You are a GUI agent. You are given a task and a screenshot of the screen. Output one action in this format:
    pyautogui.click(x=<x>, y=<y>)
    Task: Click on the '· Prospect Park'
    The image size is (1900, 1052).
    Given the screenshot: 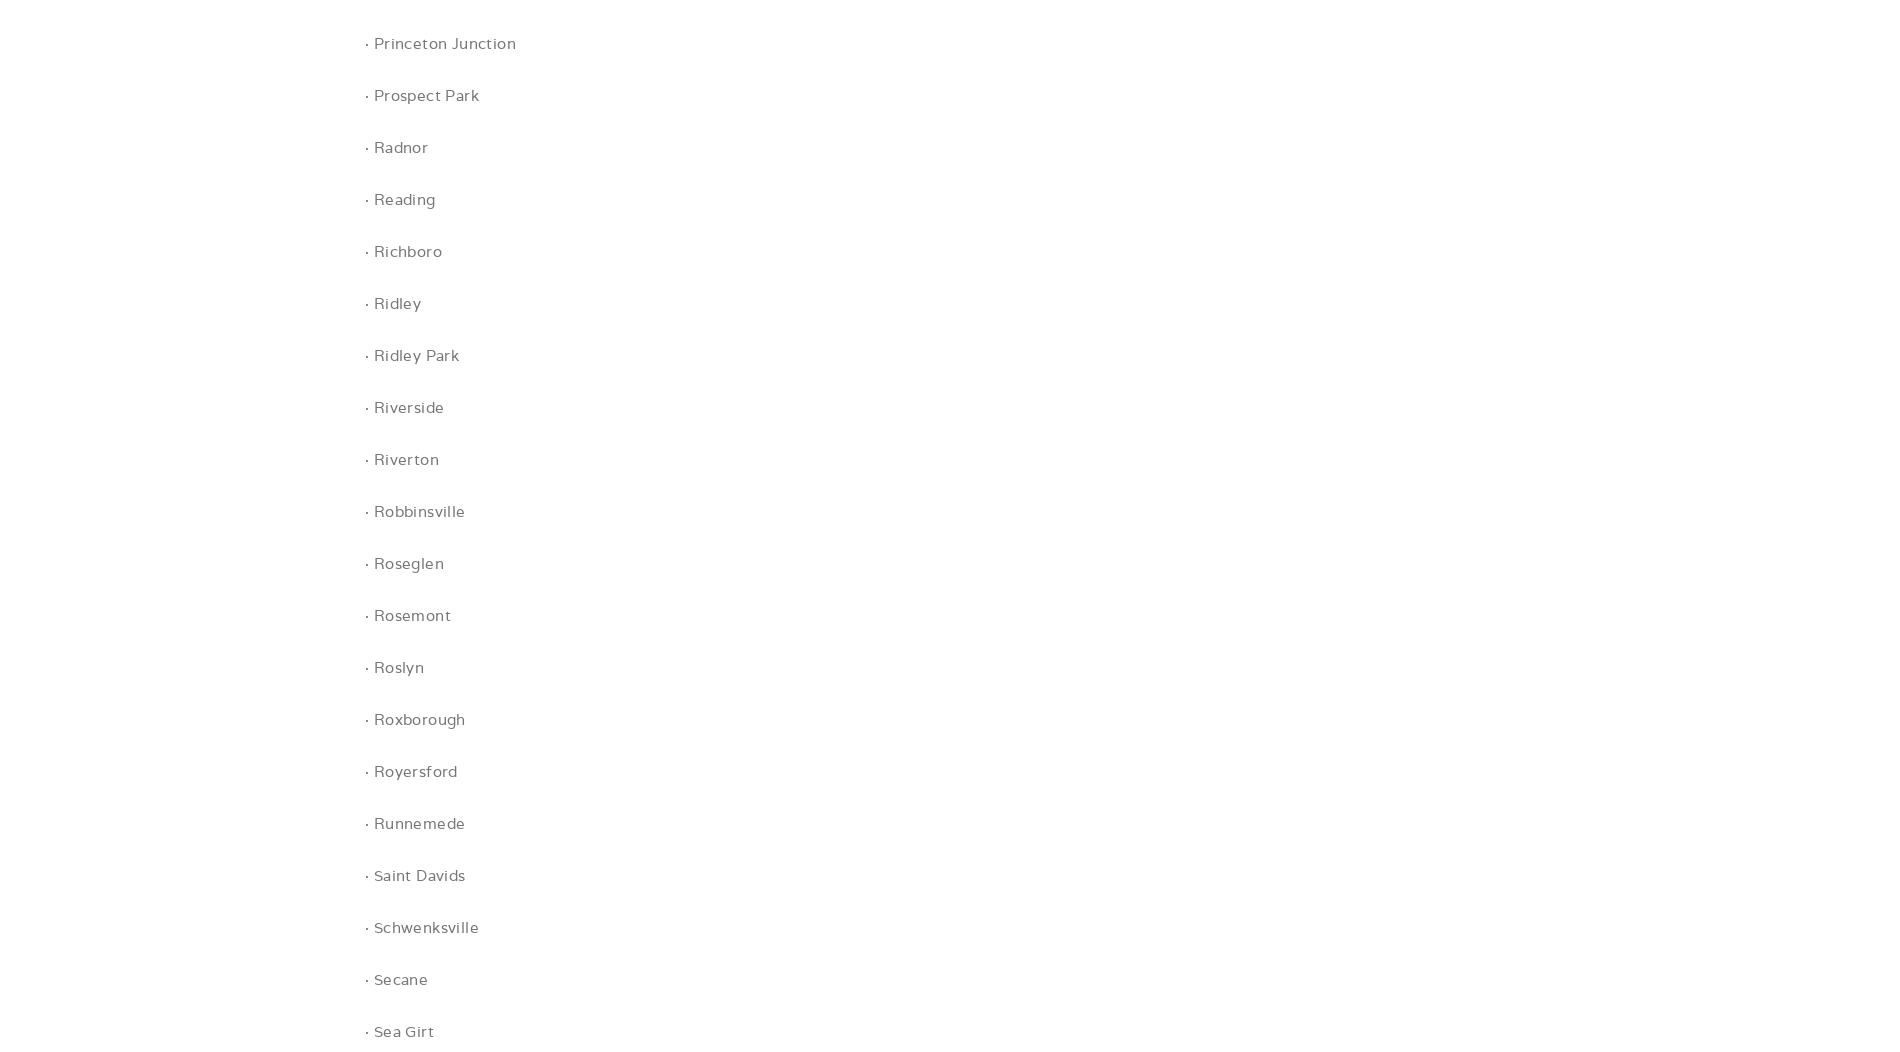 What is the action you would take?
    pyautogui.click(x=363, y=95)
    